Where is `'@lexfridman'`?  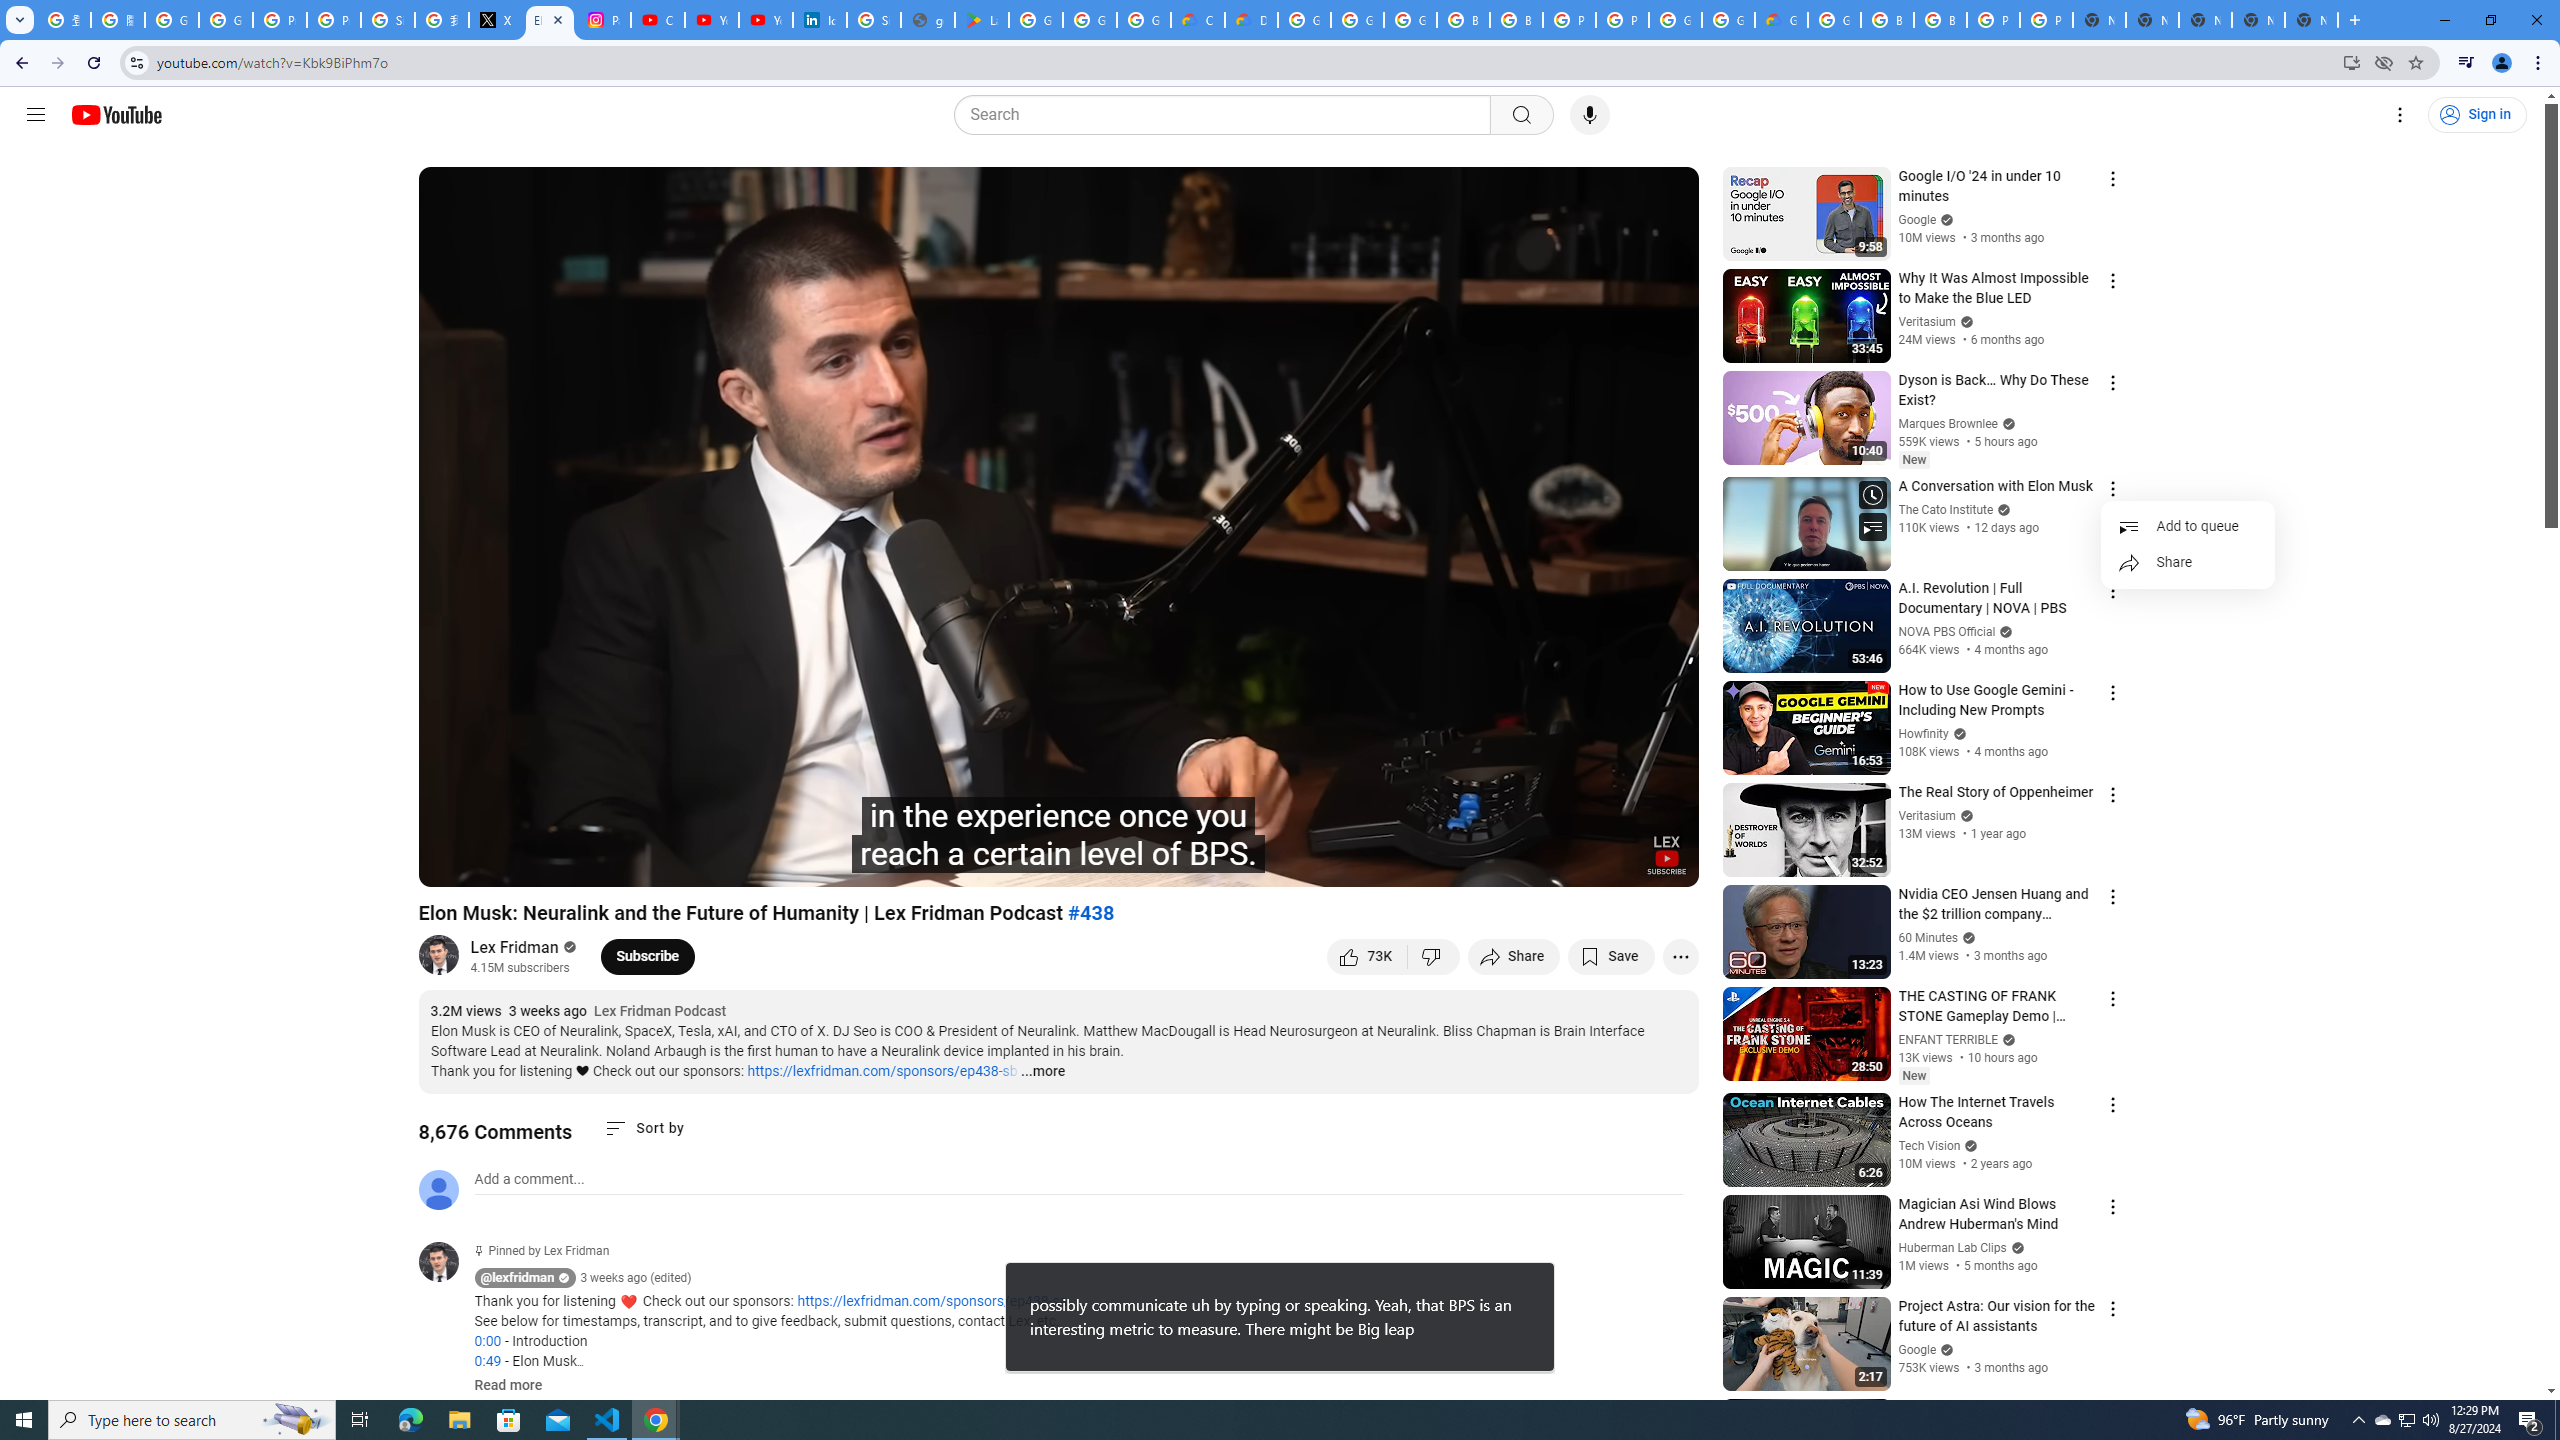 '@lexfridman' is located at coordinates (445, 1261).